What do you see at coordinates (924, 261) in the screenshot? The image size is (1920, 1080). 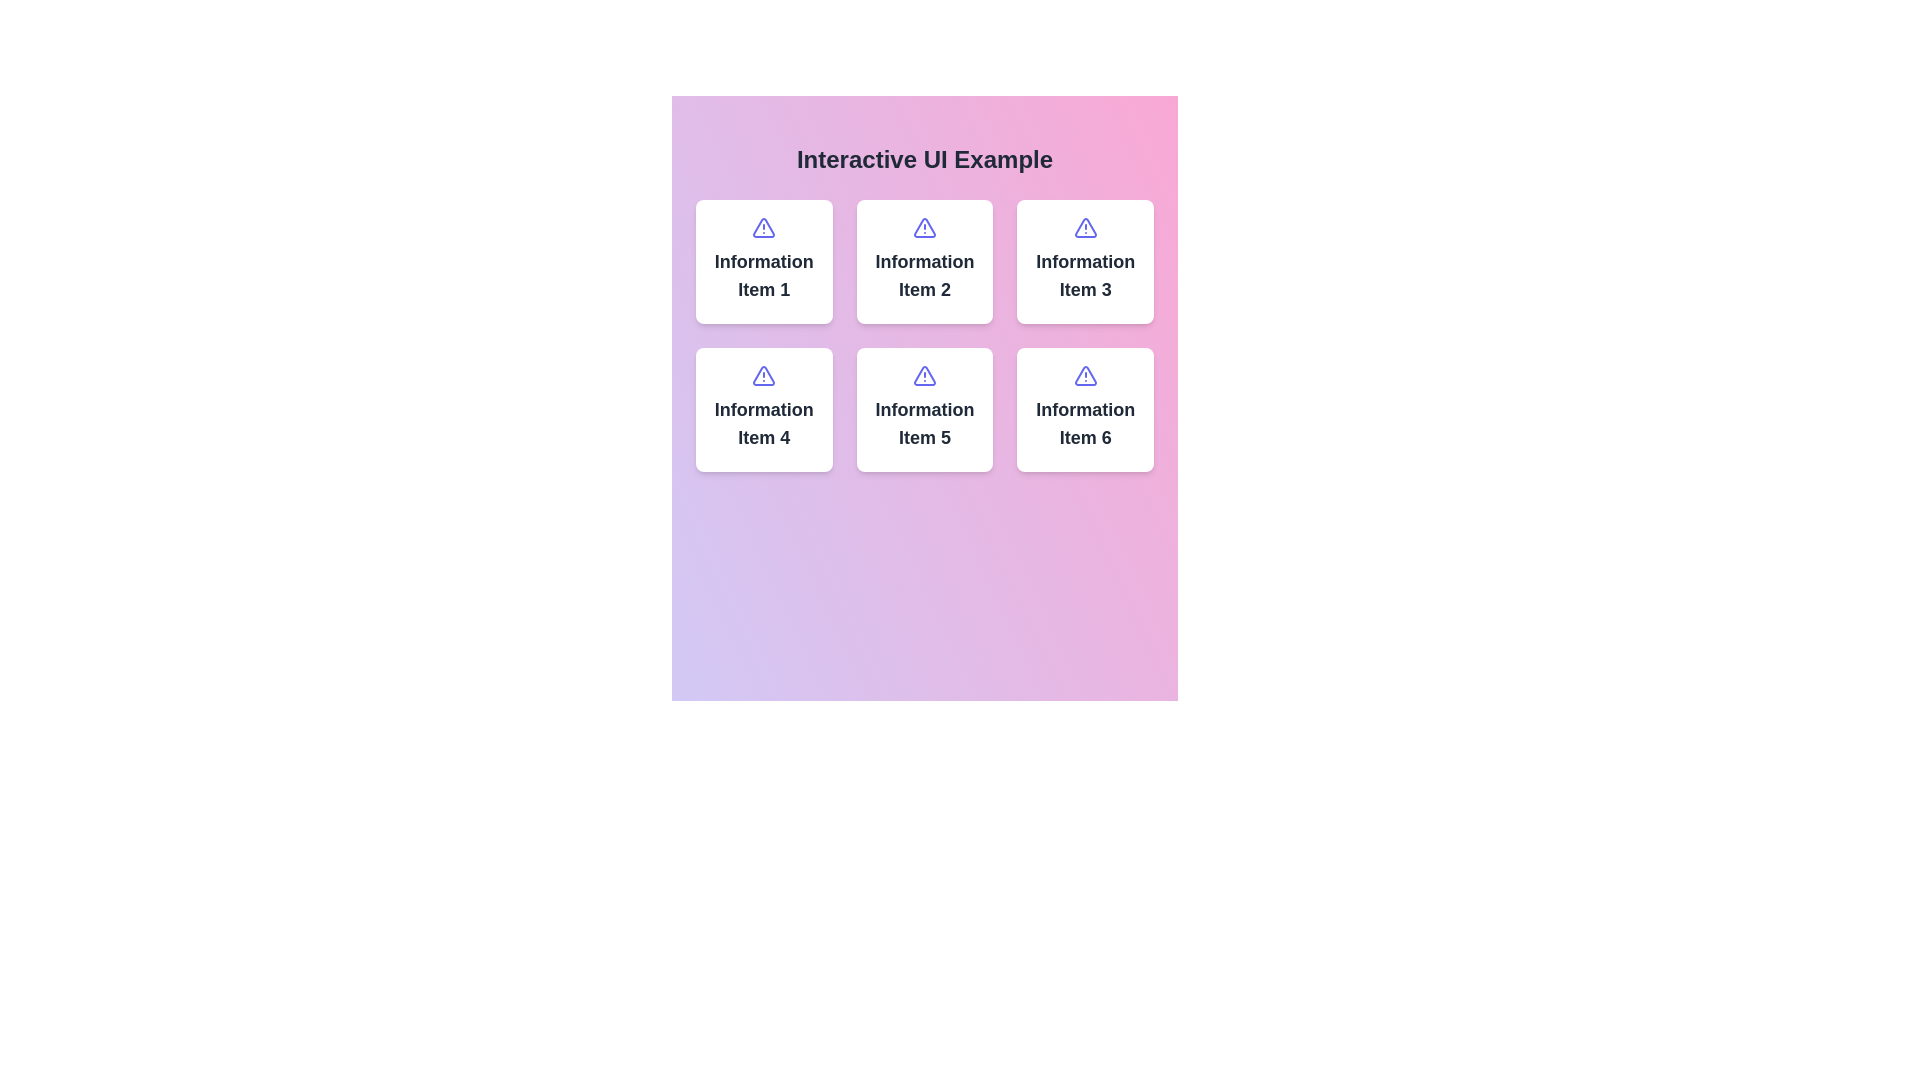 I see `the Informational Card located in the middle column of the top row in a 3x2 grid layout` at bounding box center [924, 261].